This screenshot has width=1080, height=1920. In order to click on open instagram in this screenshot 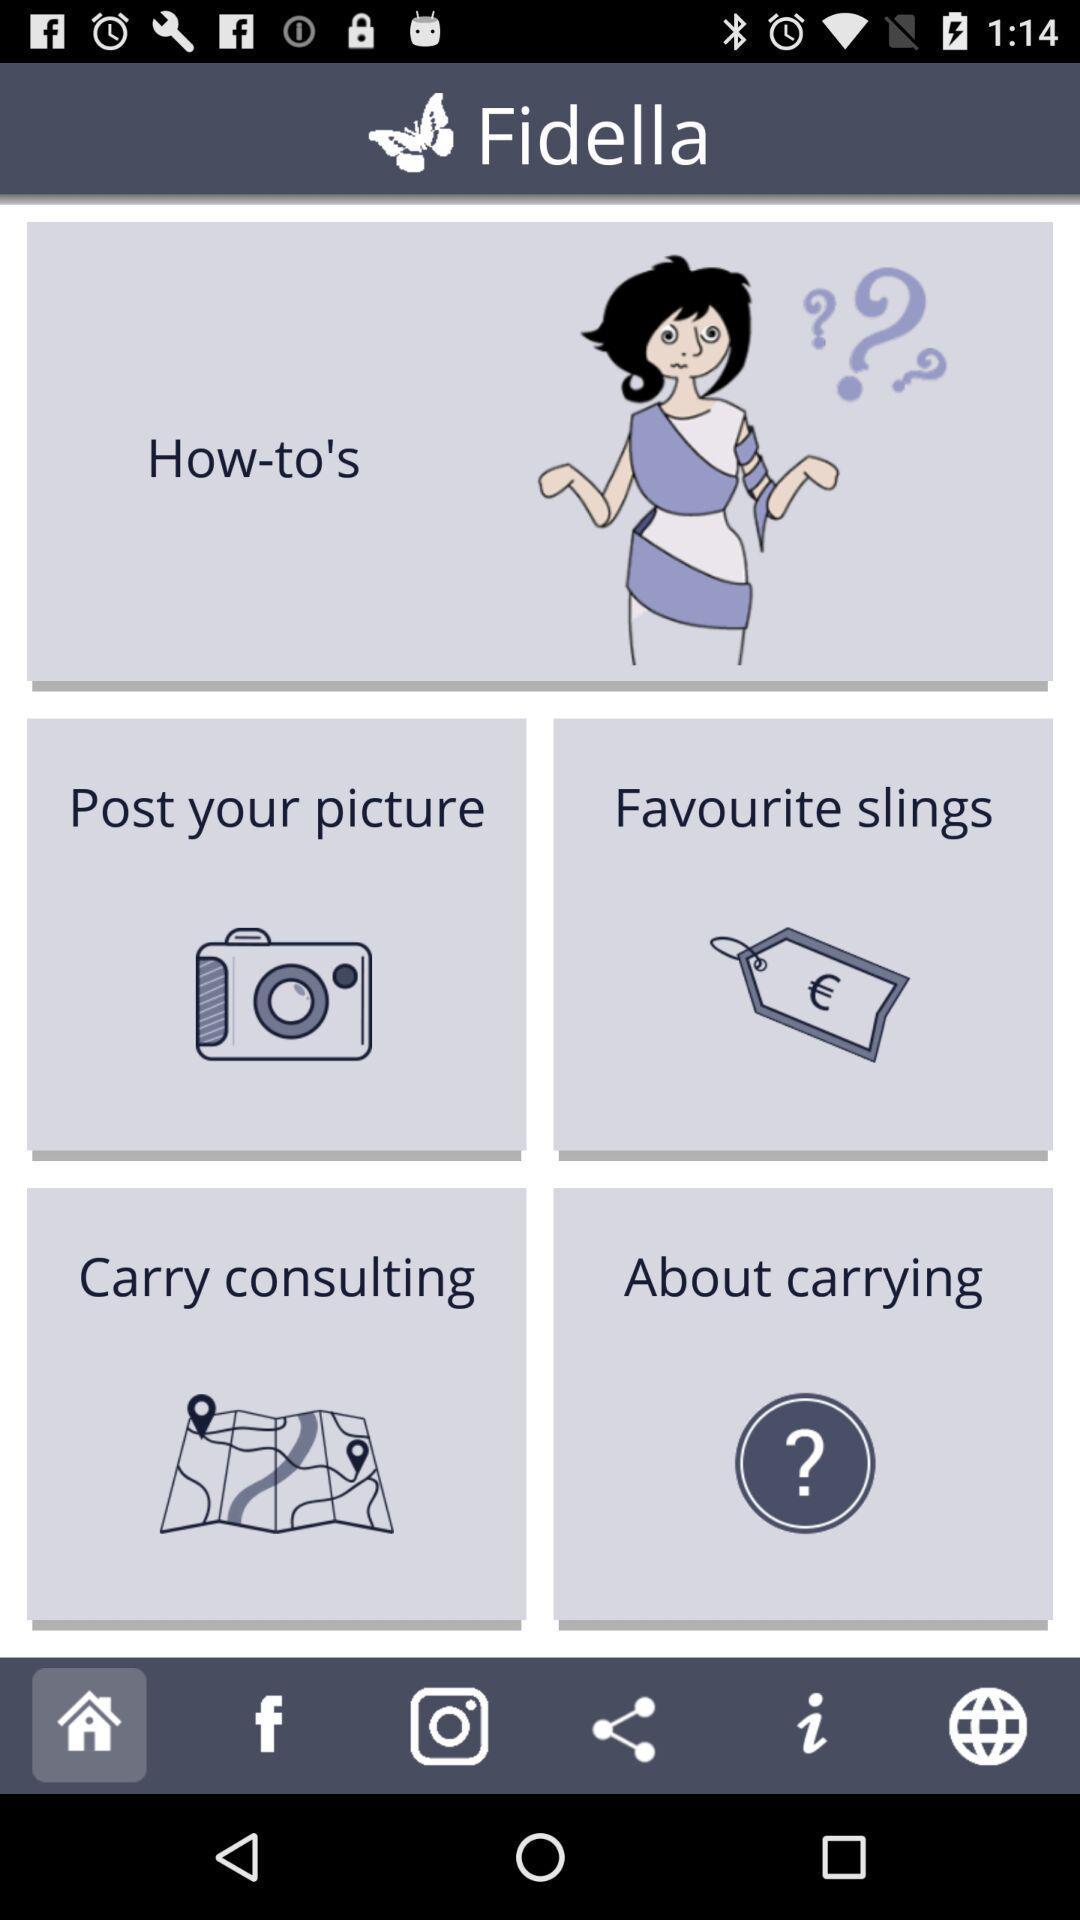, I will do `click(450, 1724)`.